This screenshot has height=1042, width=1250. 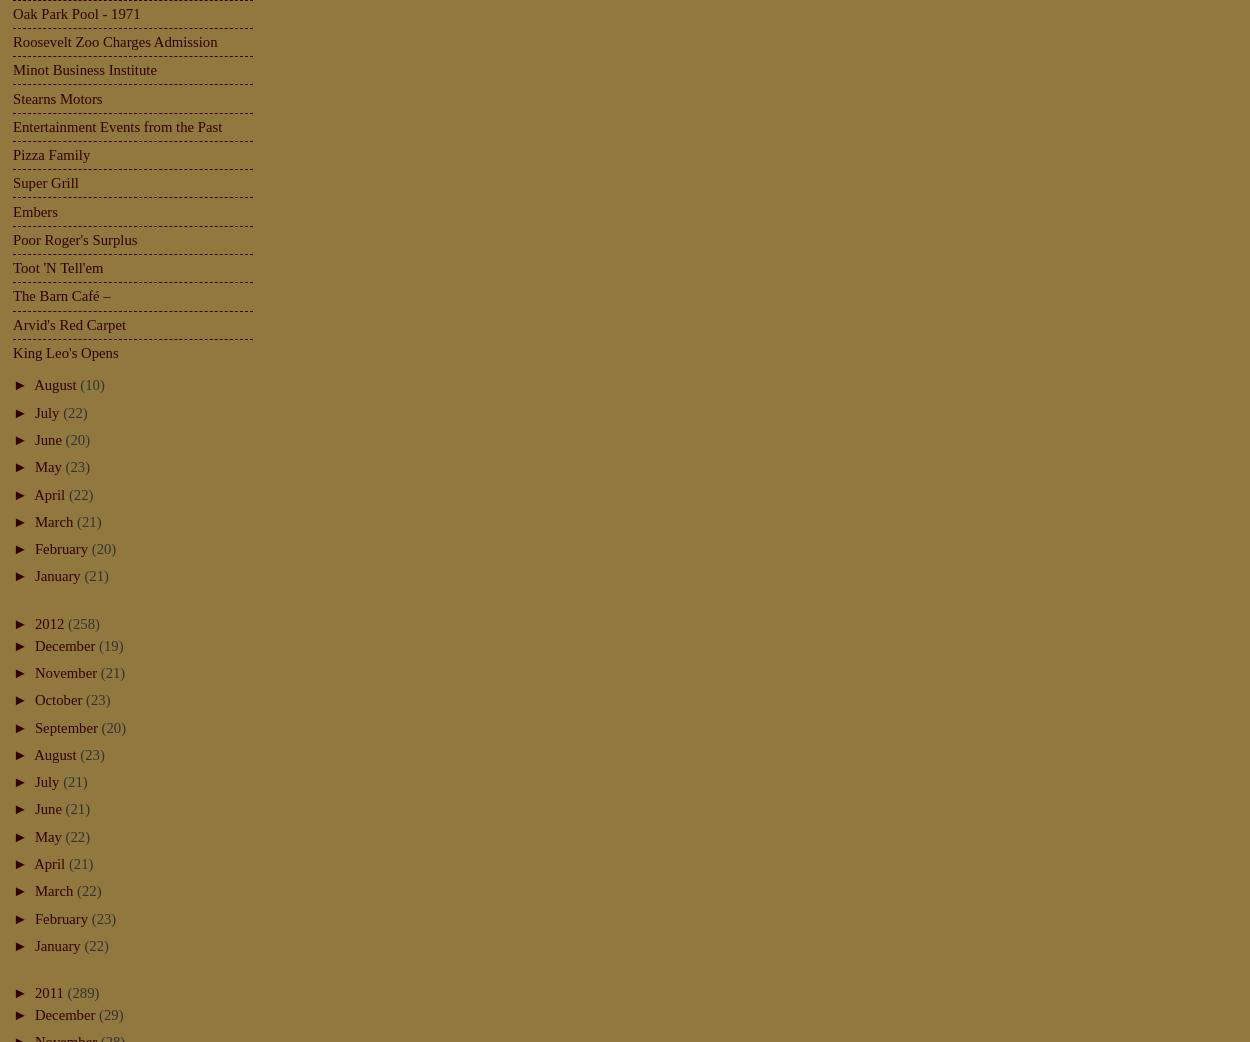 What do you see at coordinates (114, 39) in the screenshot?
I see `'Roosevelt Zoo Charges Admission'` at bounding box center [114, 39].